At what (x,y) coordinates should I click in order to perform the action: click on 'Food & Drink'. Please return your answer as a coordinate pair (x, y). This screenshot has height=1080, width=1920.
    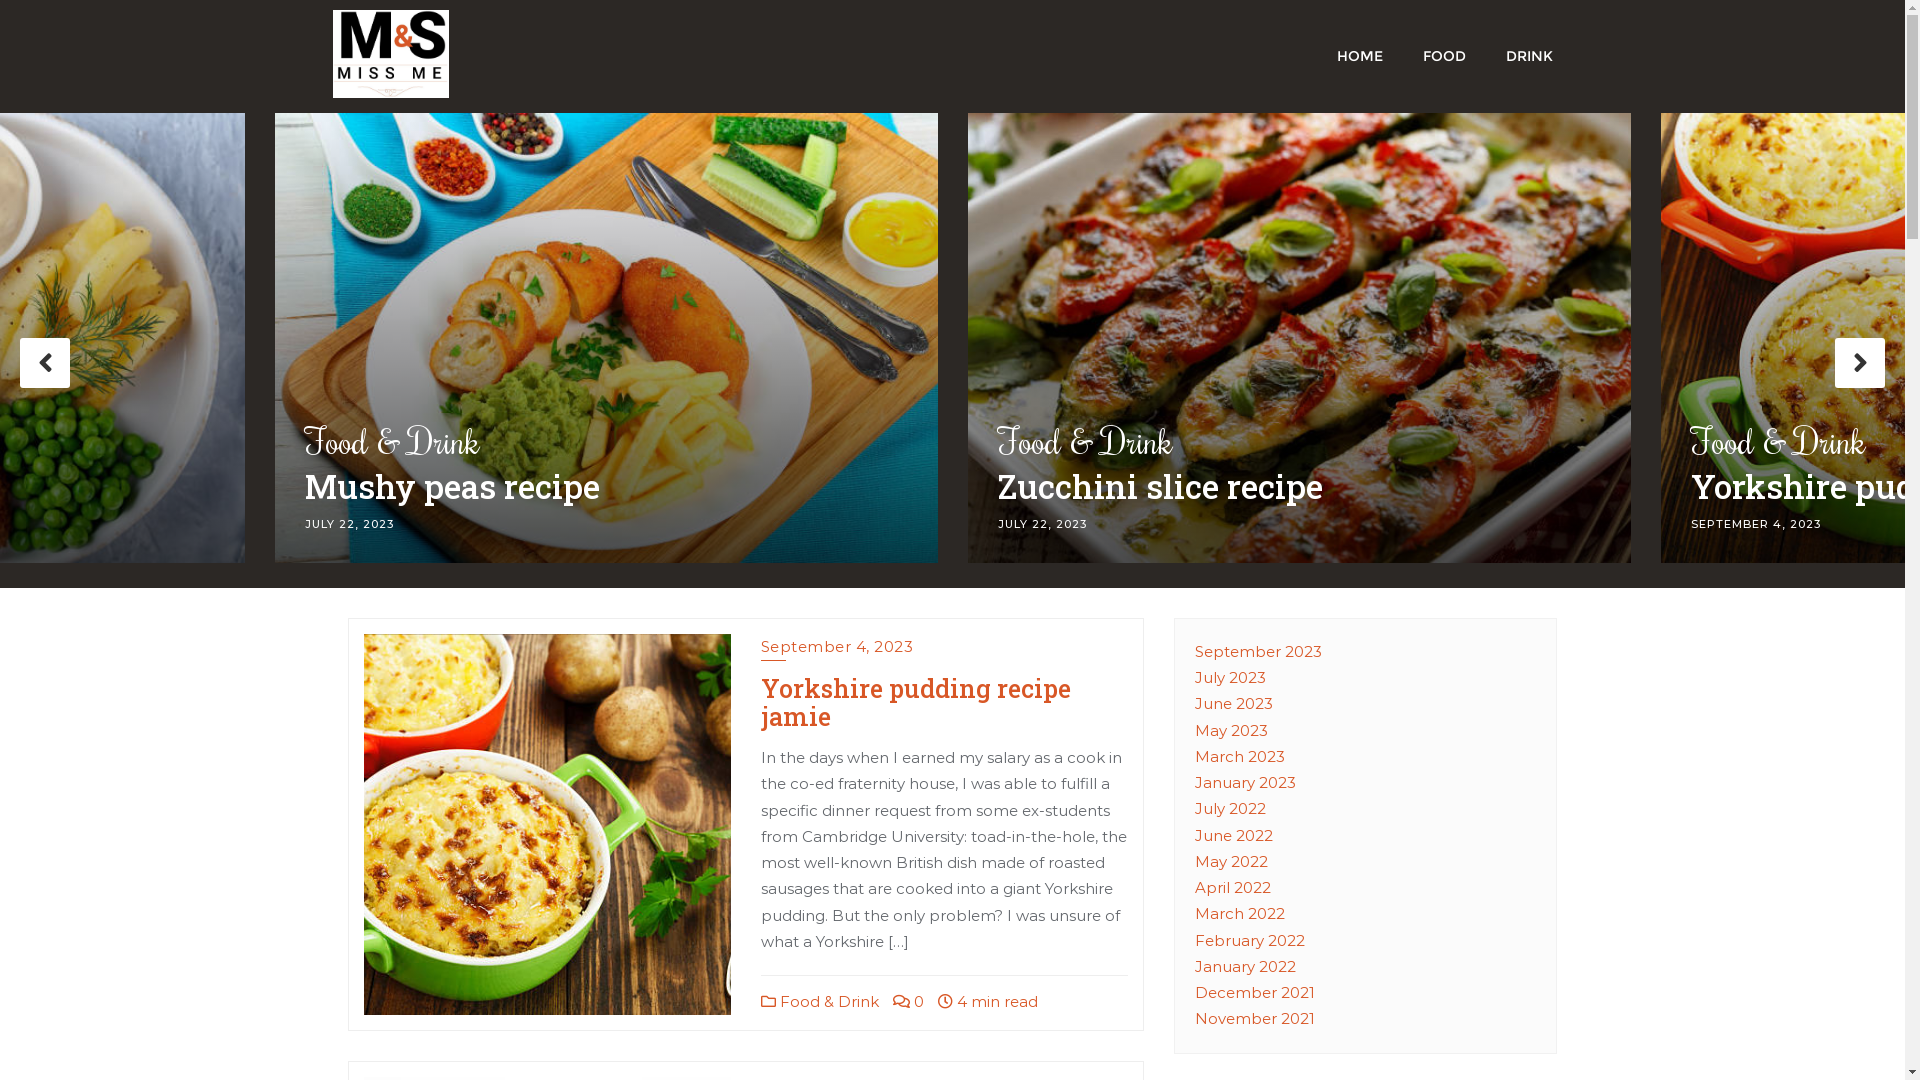
    Looking at the image, I should click on (820, 1001).